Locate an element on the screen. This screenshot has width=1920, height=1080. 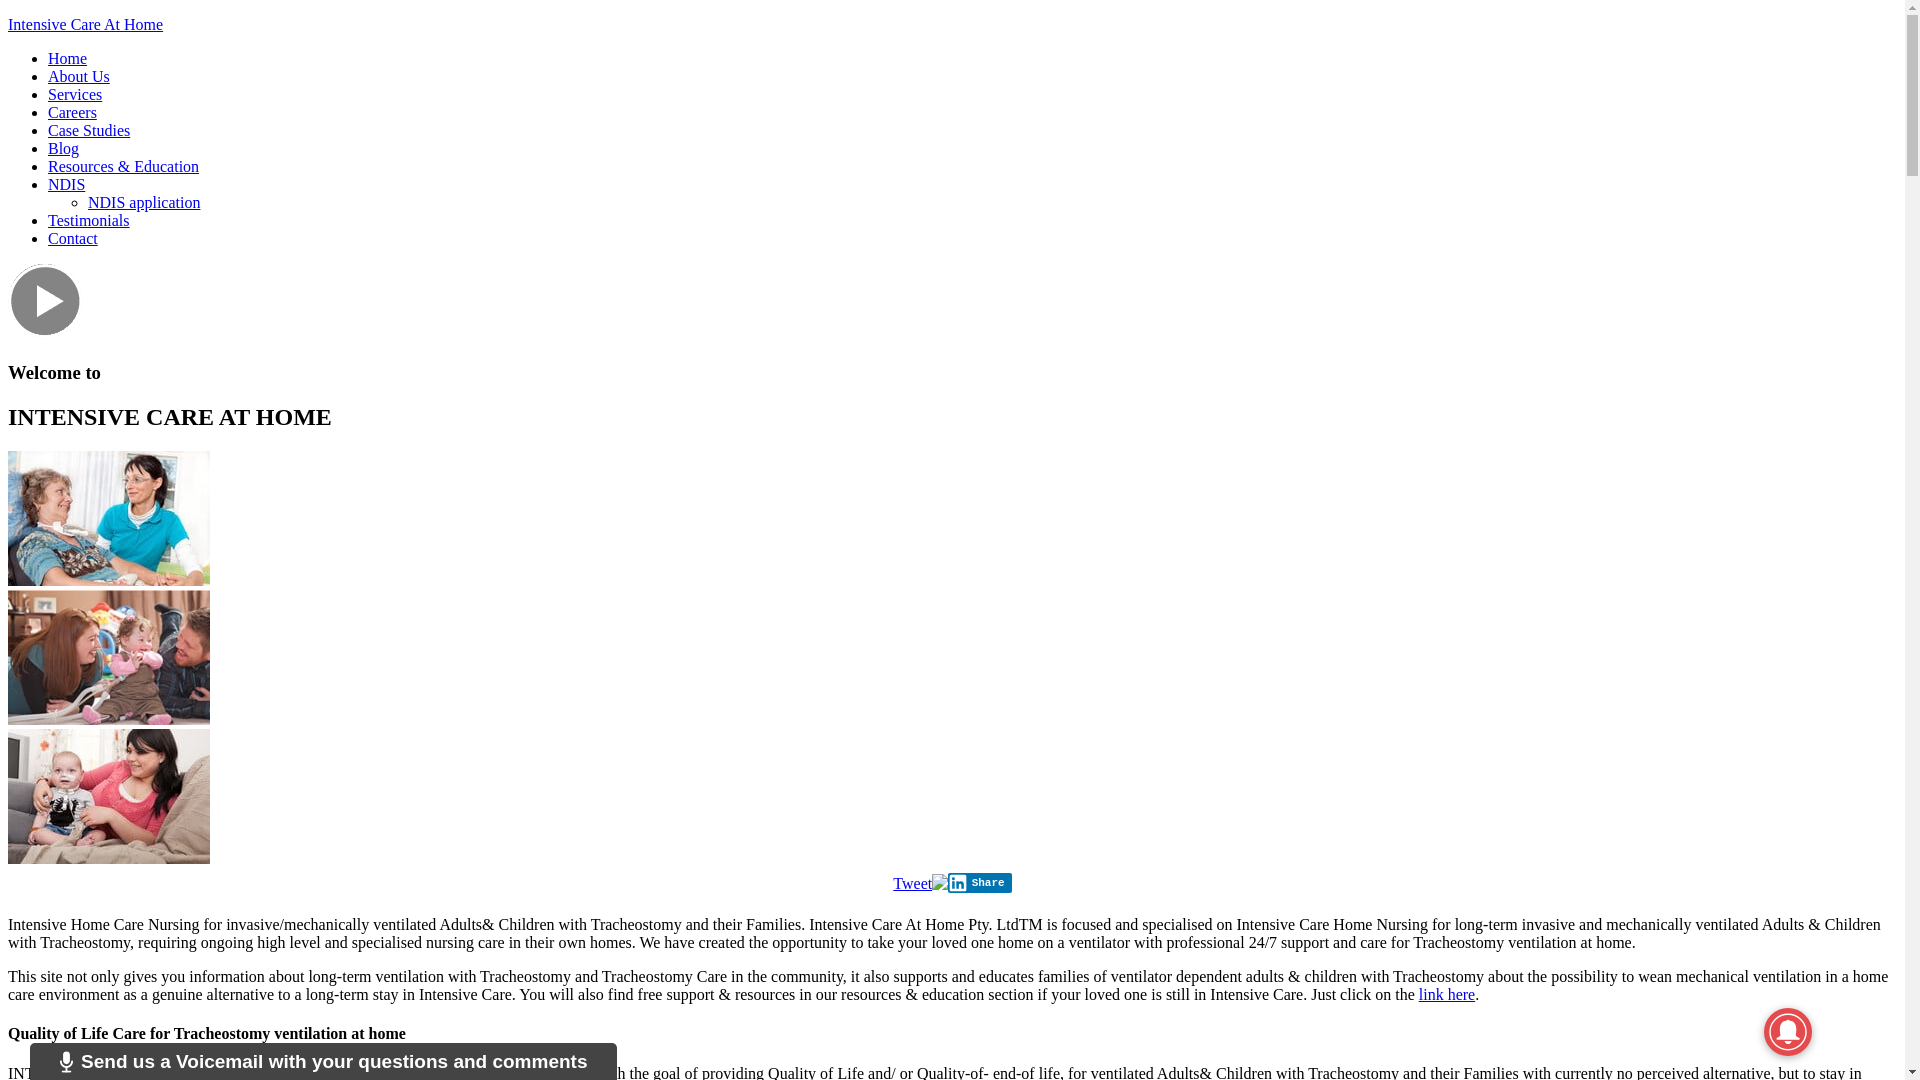
'Intensive Care at Home 03' is located at coordinates (108, 795).